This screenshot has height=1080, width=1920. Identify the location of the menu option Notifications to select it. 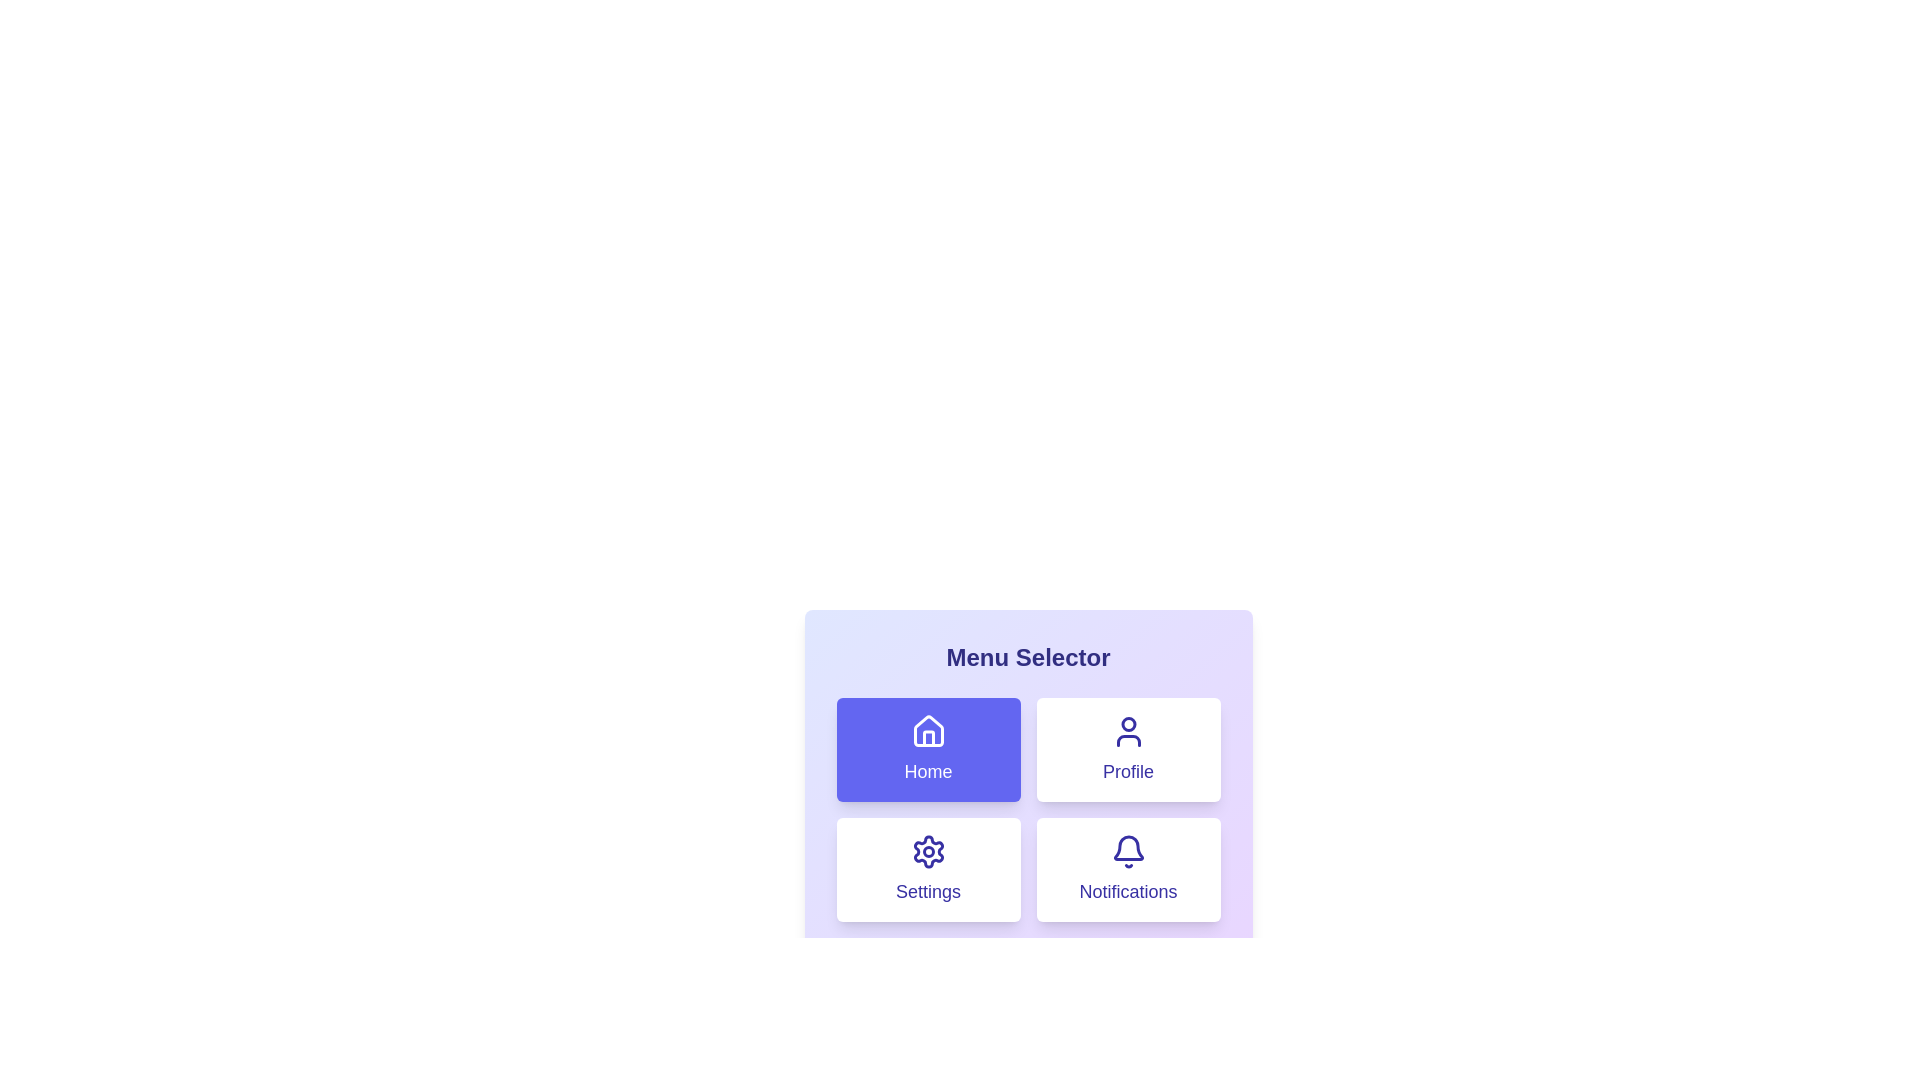
(1128, 869).